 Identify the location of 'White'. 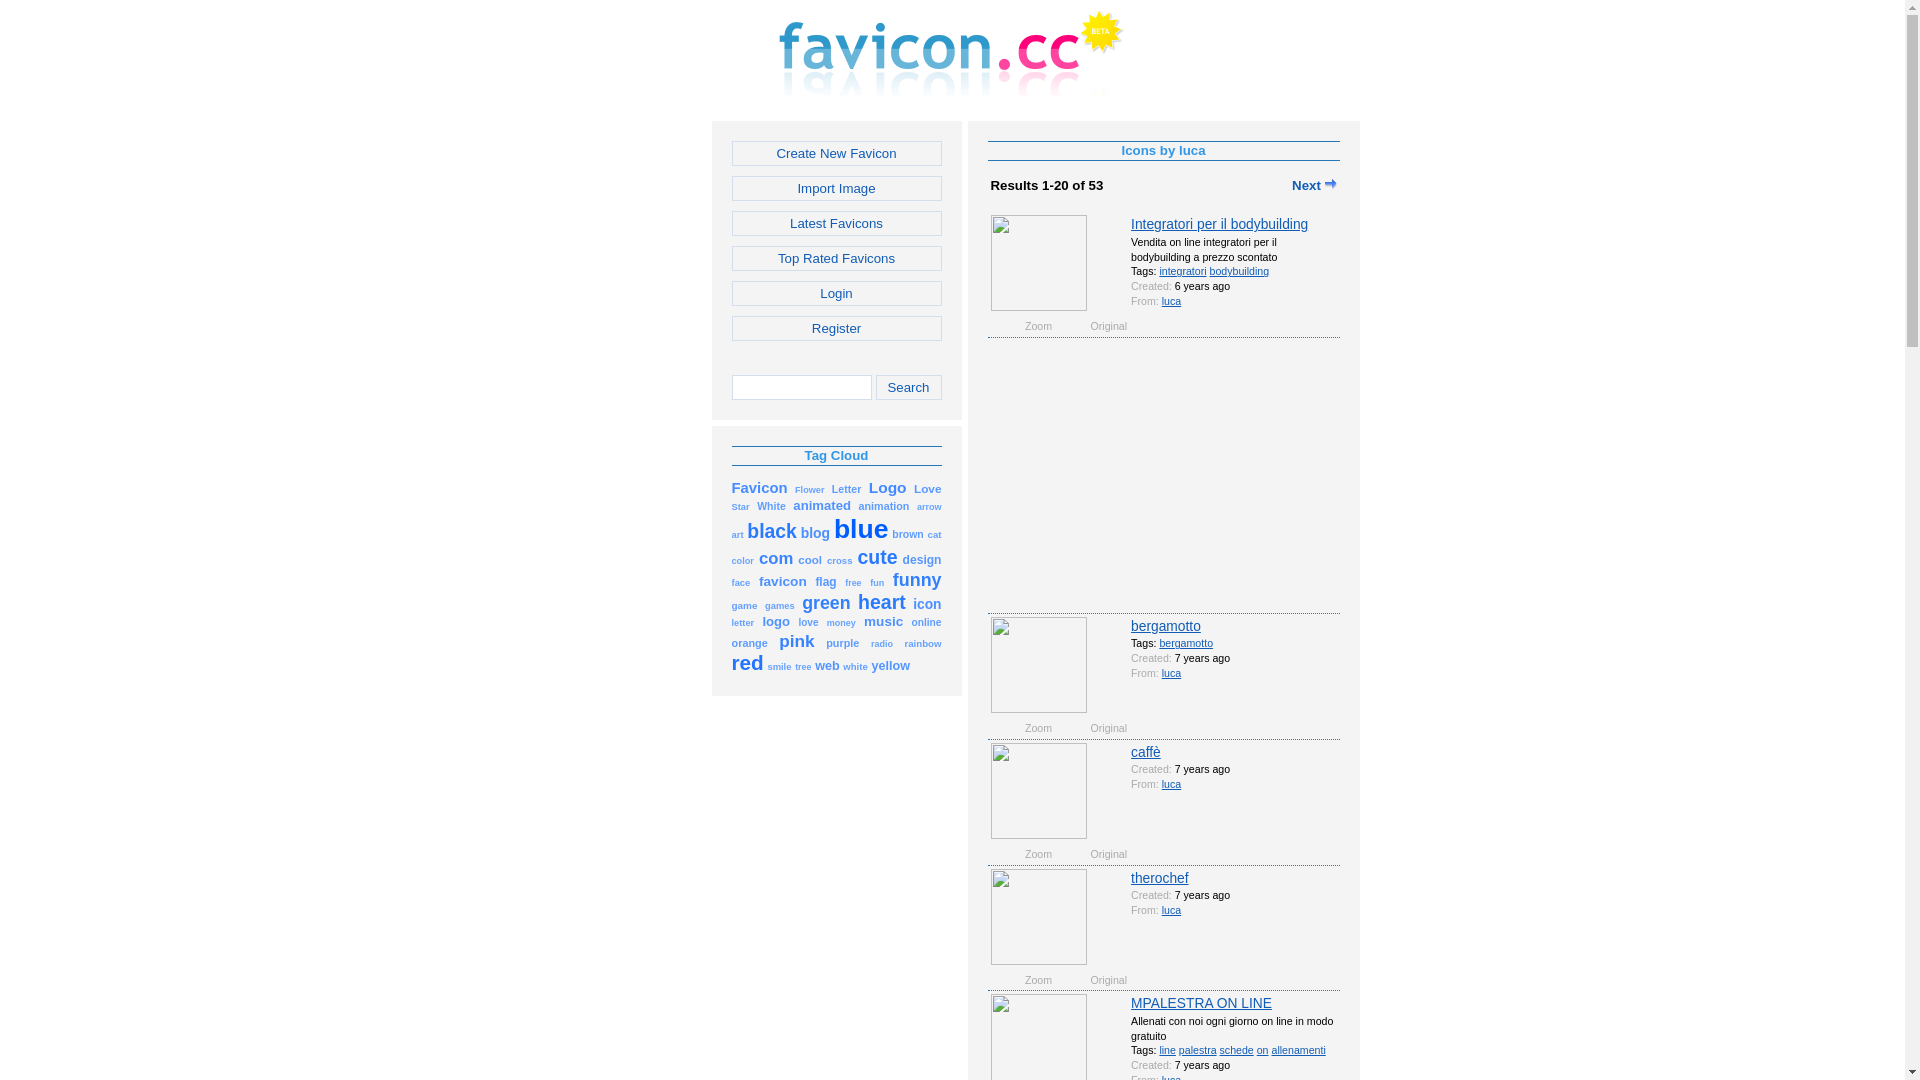
(770, 504).